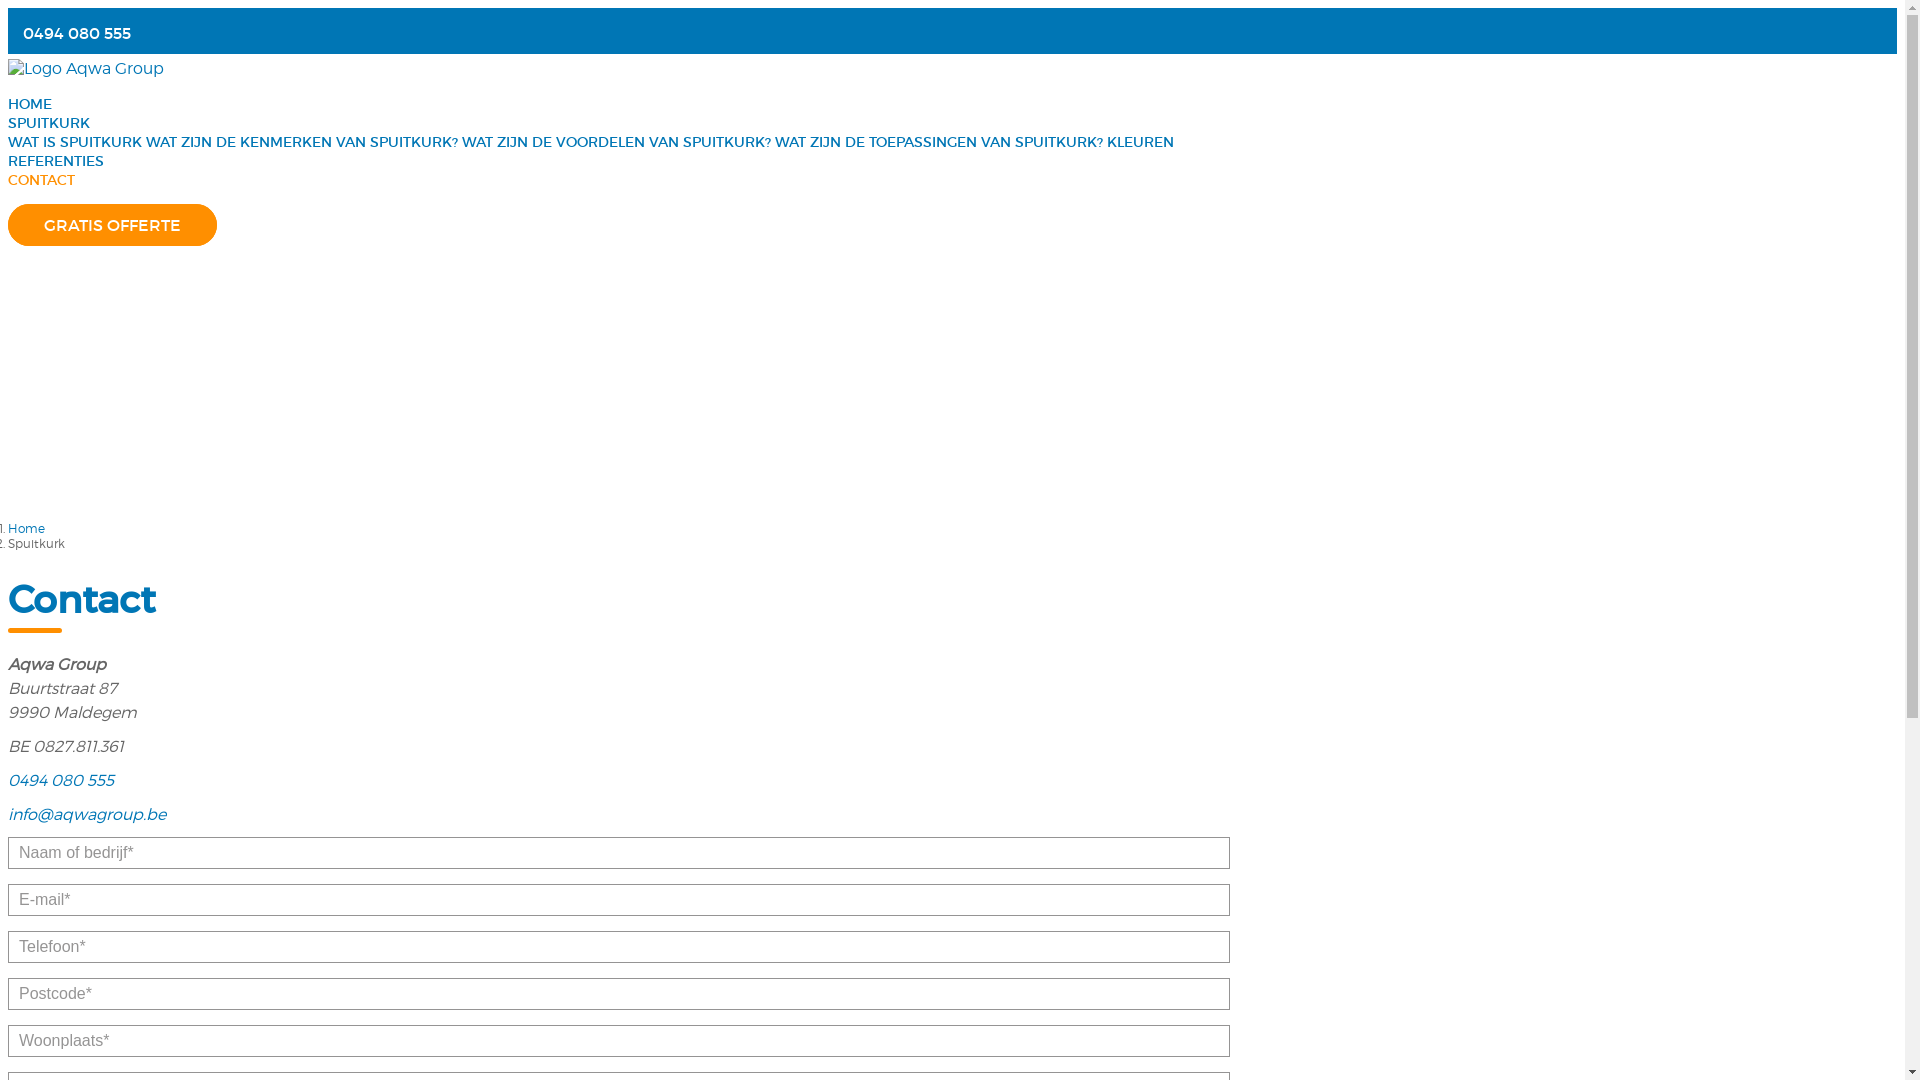 This screenshot has height=1080, width=1920. I want to click on 'WAT IS SPUITKURK', so click(75, 141).